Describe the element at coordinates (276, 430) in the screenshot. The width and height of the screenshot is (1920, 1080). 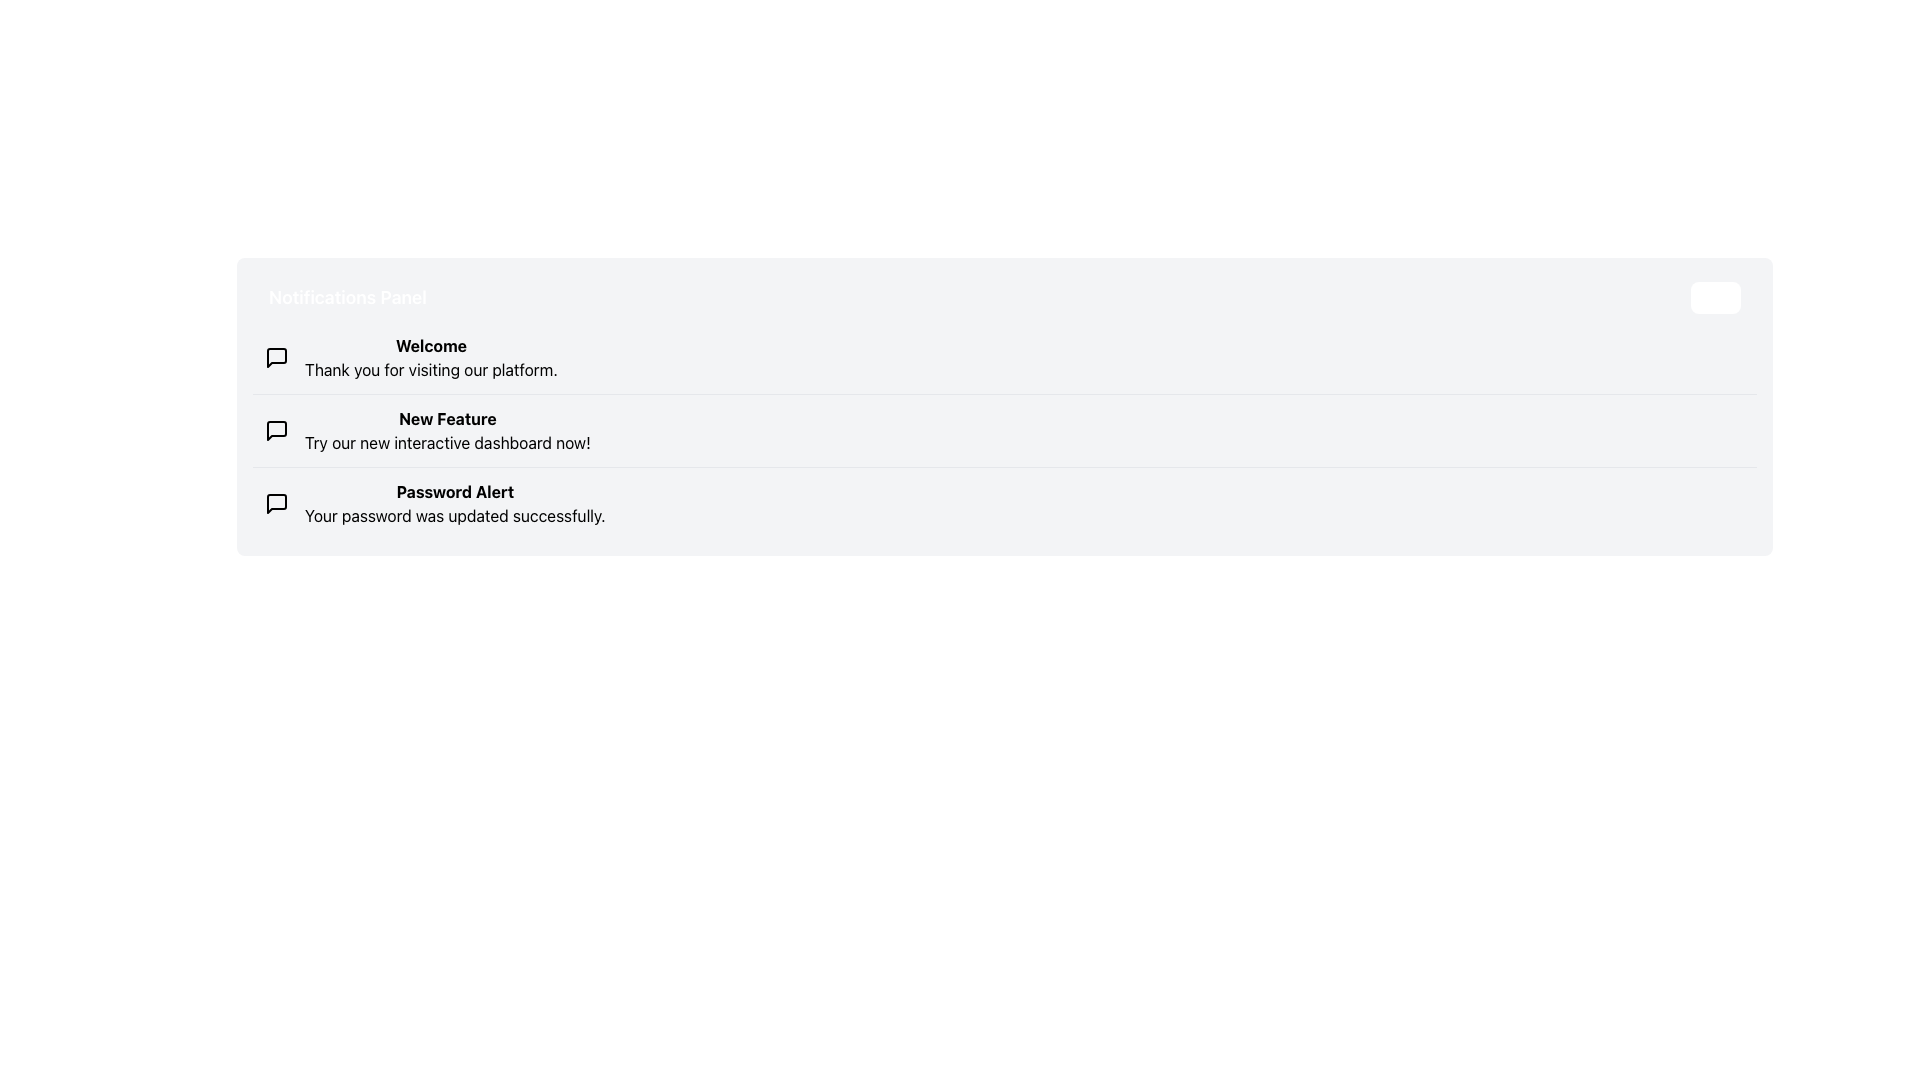
I see `the speech bubble icon that is part of the 'New Feature' notification entry, located to the left of the title 'New Feature'` at that location.